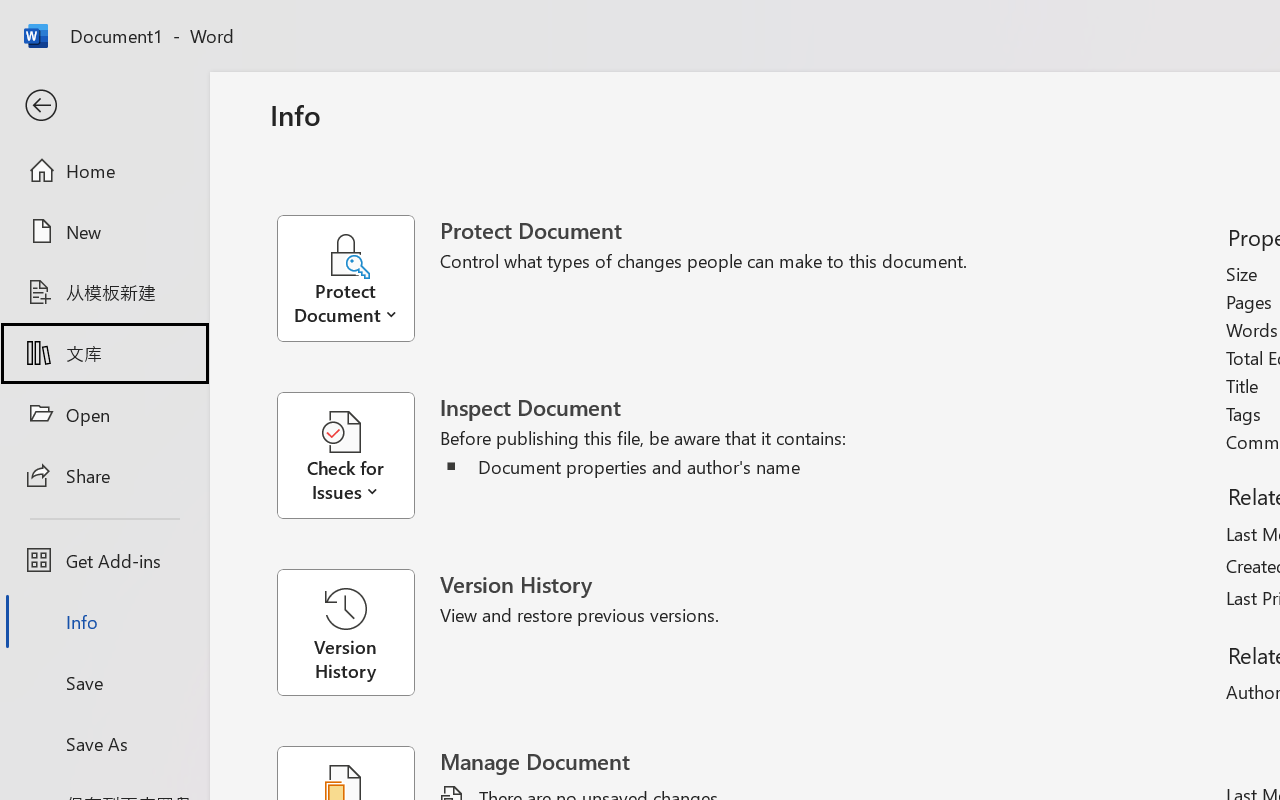 The width and height of the screenshot is (1280, 800). Describe the element at coordinates (345, 632) in the screenshot. I see `'Version History'` at that location.